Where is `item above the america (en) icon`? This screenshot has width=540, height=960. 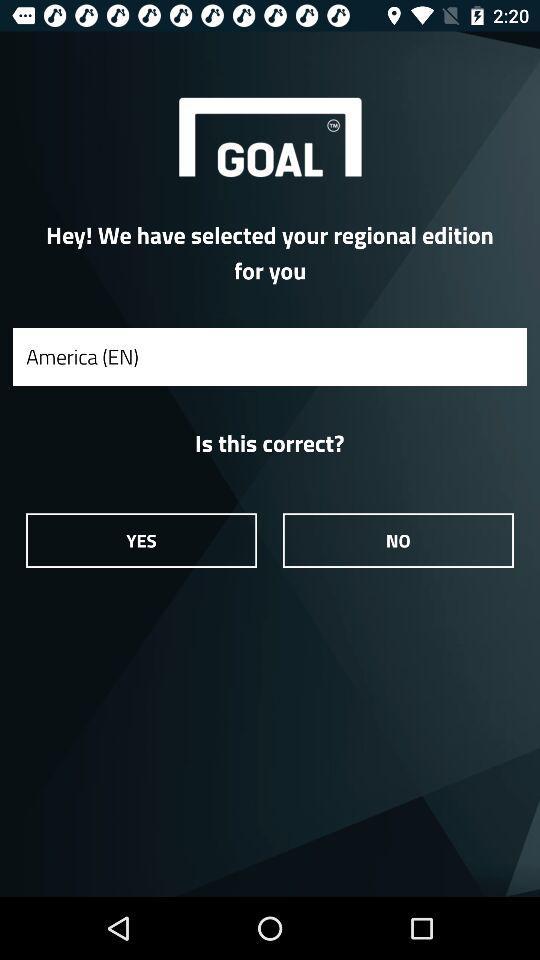
item above the america (en) icon is located at coordinates (270, 251).